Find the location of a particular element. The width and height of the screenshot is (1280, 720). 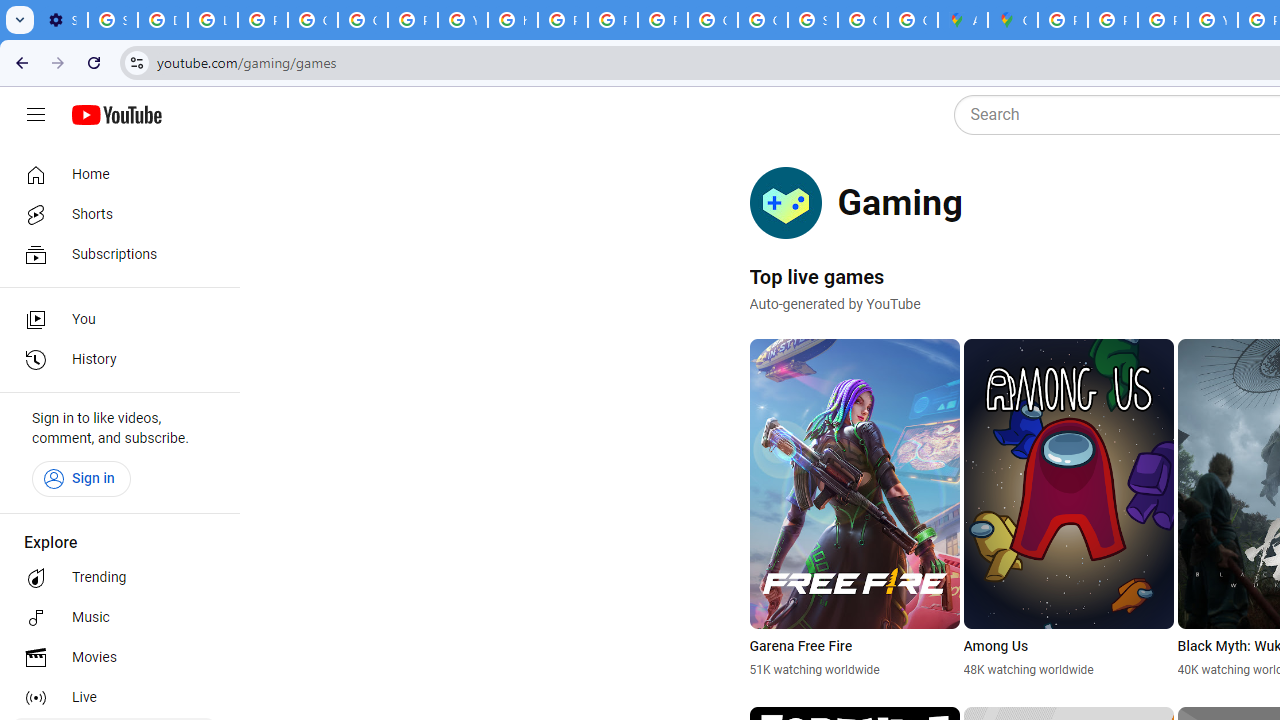

'Policy Accountability and Transparency - Transparency Center' is located at coordinates (1062, 20).